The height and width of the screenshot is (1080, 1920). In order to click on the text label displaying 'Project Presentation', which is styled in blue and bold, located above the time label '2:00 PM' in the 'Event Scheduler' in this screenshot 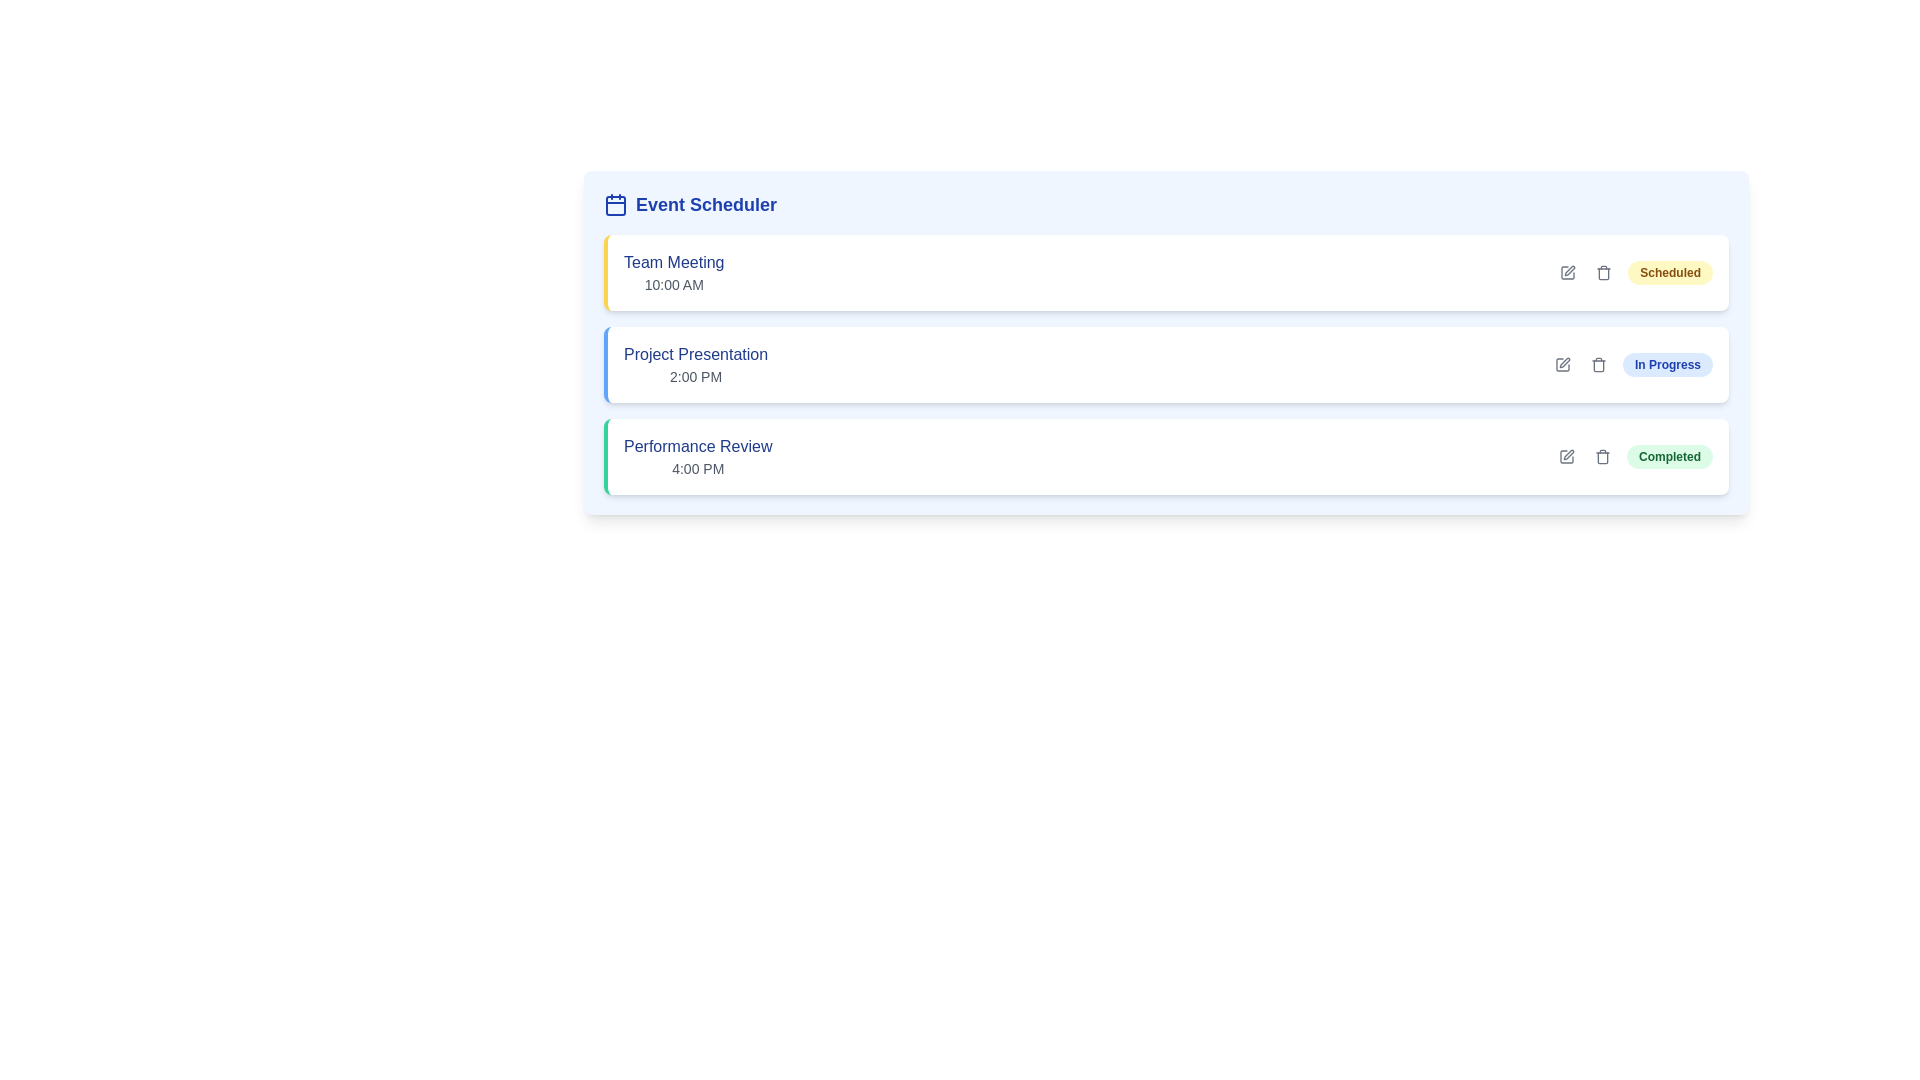, I will do `click(696, 353)`.